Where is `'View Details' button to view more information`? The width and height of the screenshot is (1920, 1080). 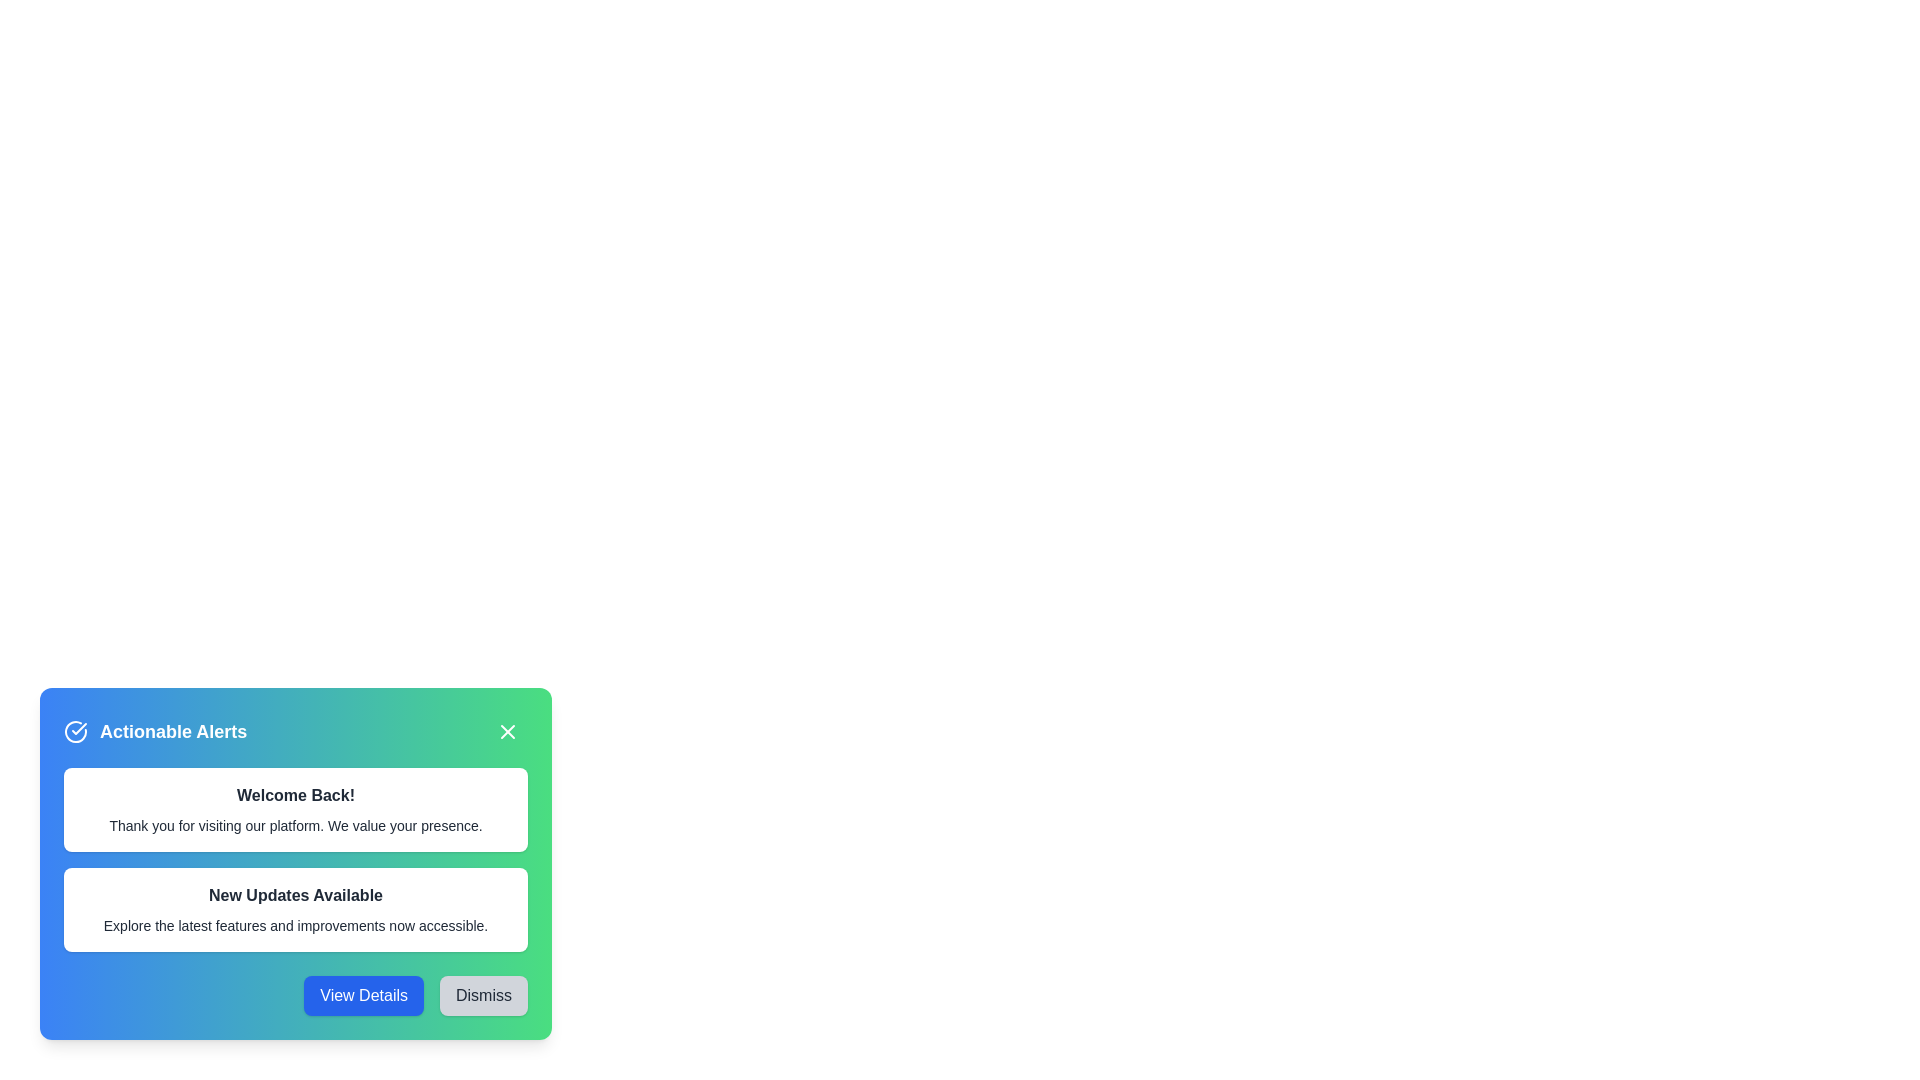
'View Details' button to view more information is located at coordinates (364, 995).